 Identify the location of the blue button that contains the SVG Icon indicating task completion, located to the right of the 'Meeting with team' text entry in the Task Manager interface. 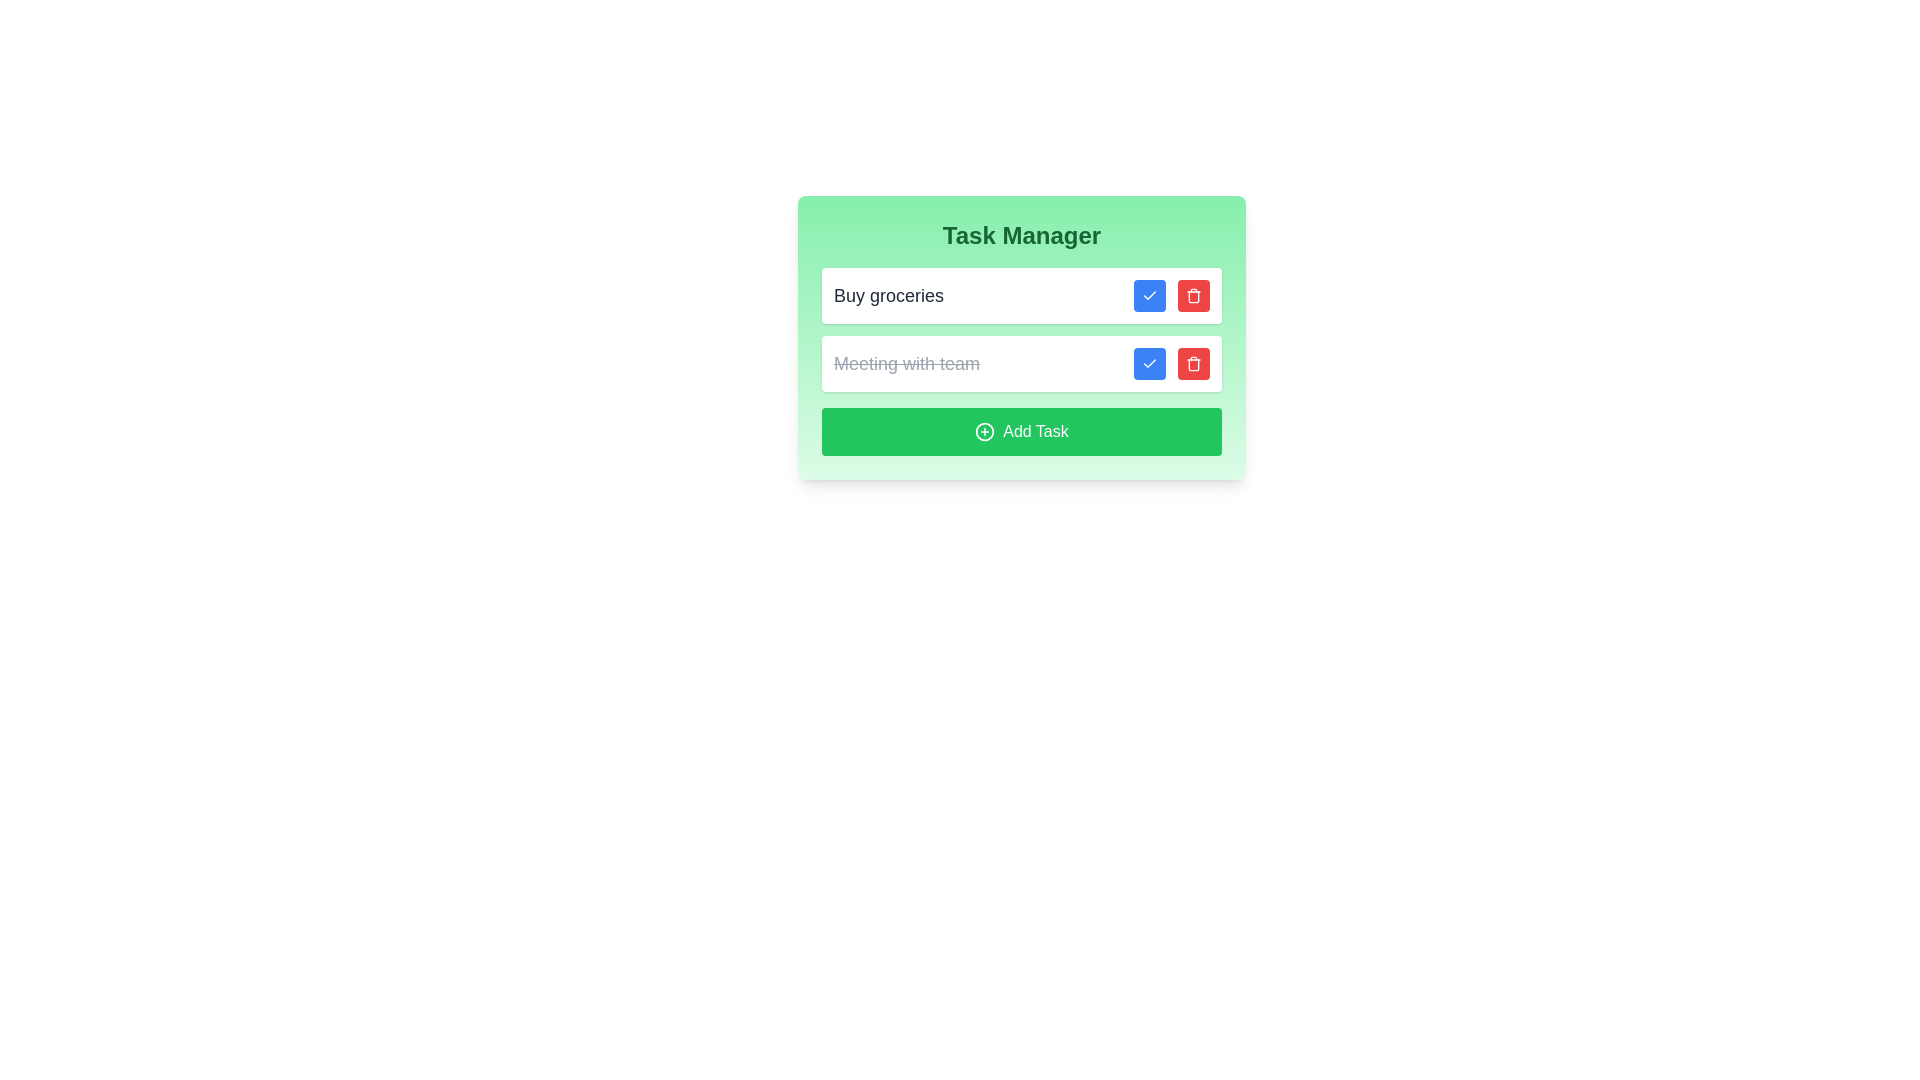
(1150, 296).